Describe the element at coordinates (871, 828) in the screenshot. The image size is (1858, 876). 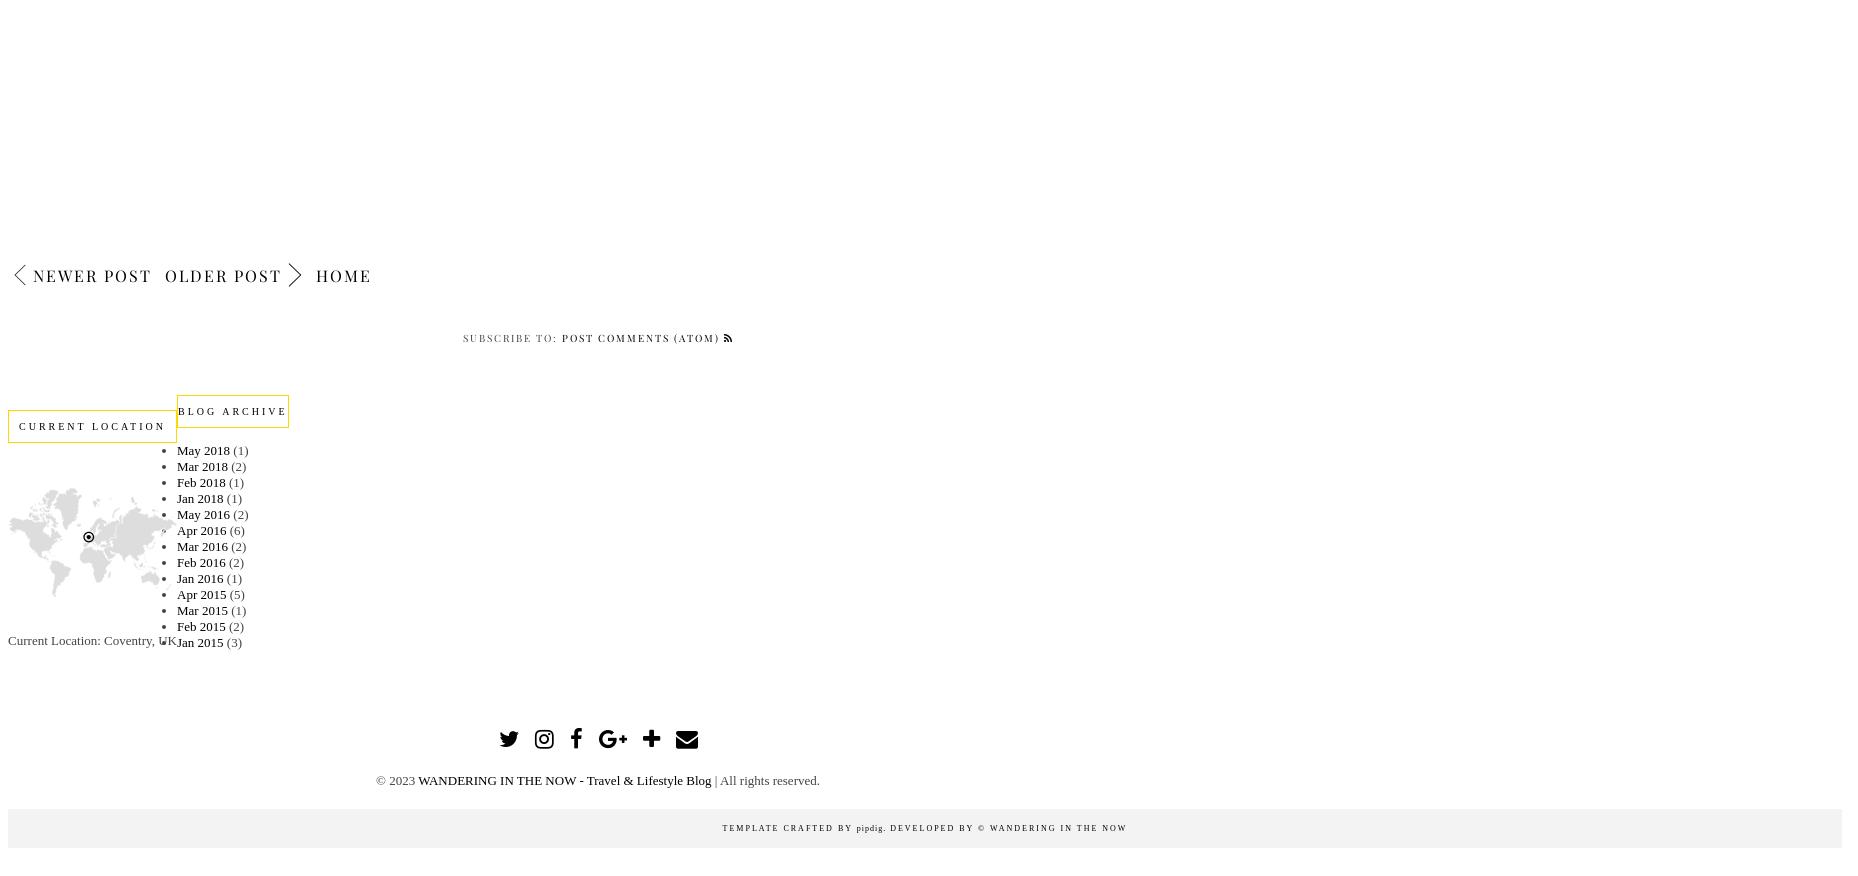
I see `'pipdig.'` at that location.